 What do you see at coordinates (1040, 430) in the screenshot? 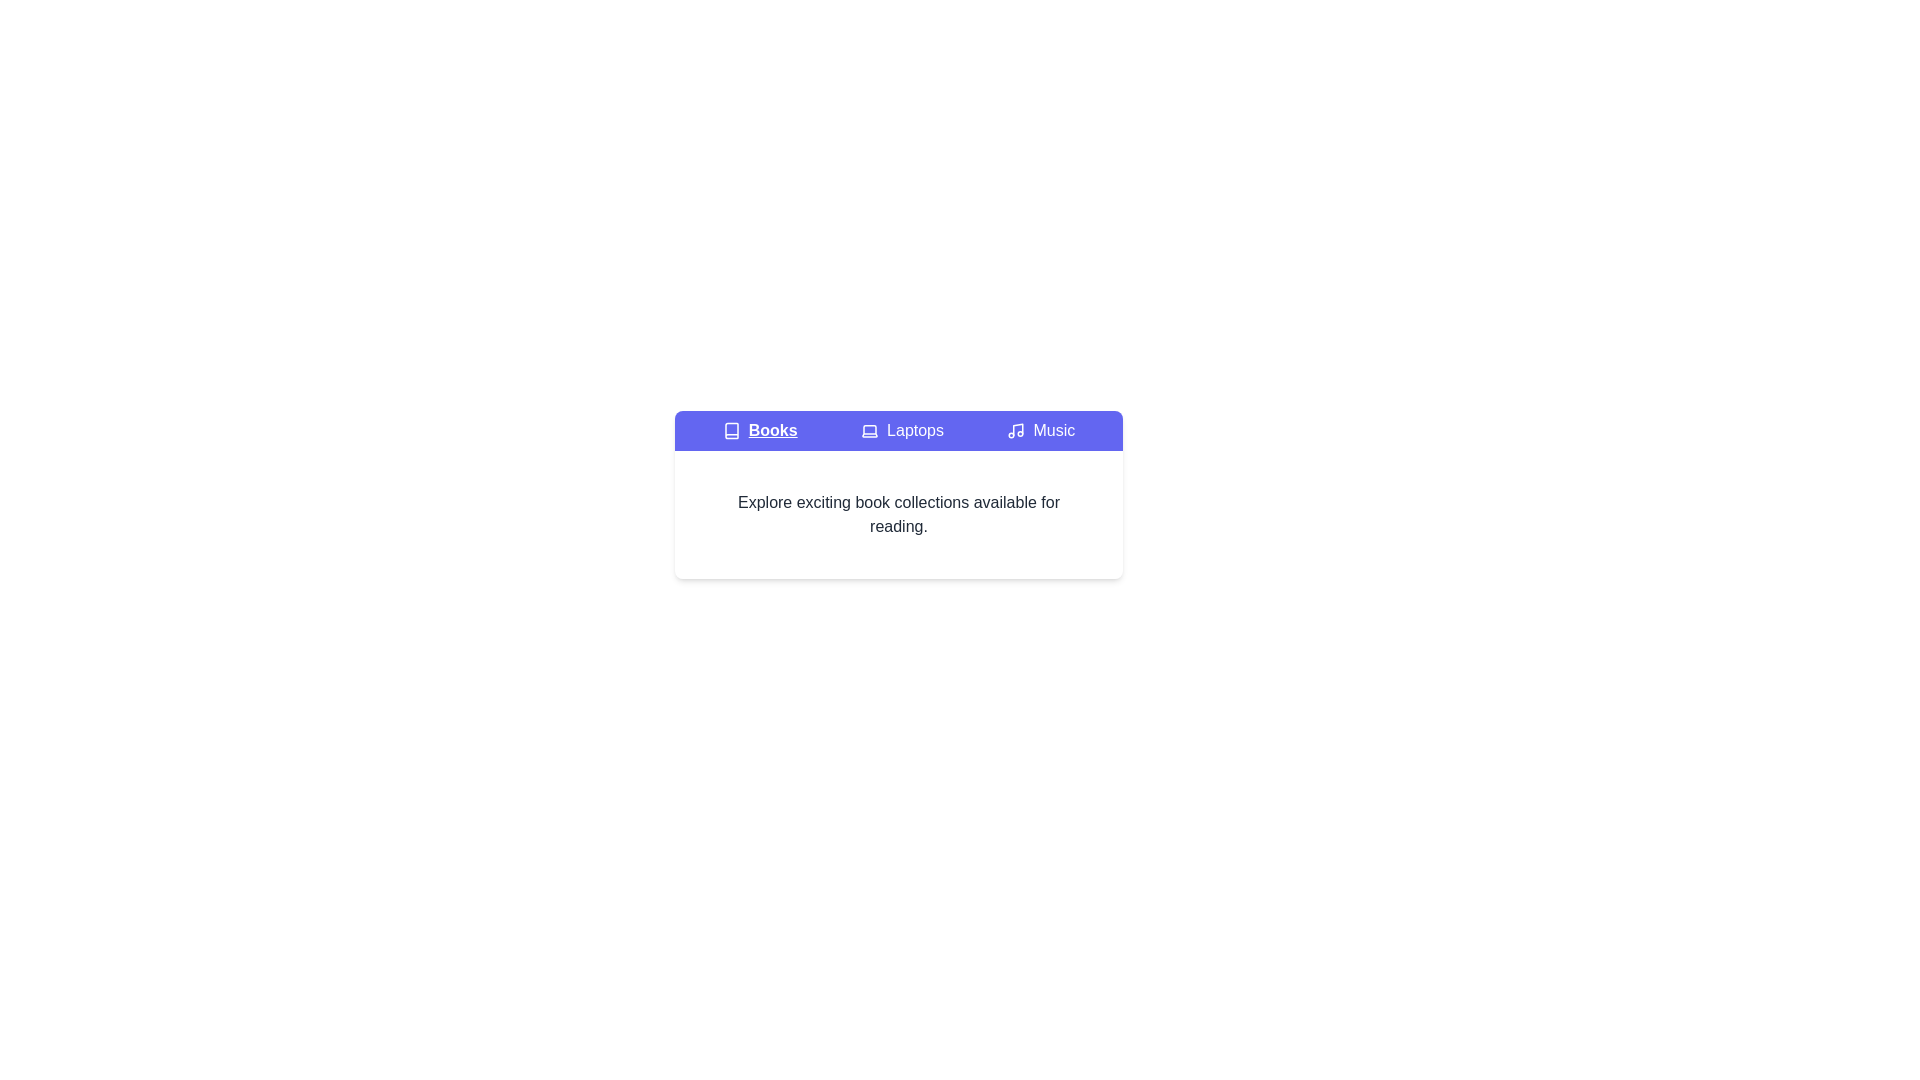
I see `the Music tab` at bounding box center [1040, 430].